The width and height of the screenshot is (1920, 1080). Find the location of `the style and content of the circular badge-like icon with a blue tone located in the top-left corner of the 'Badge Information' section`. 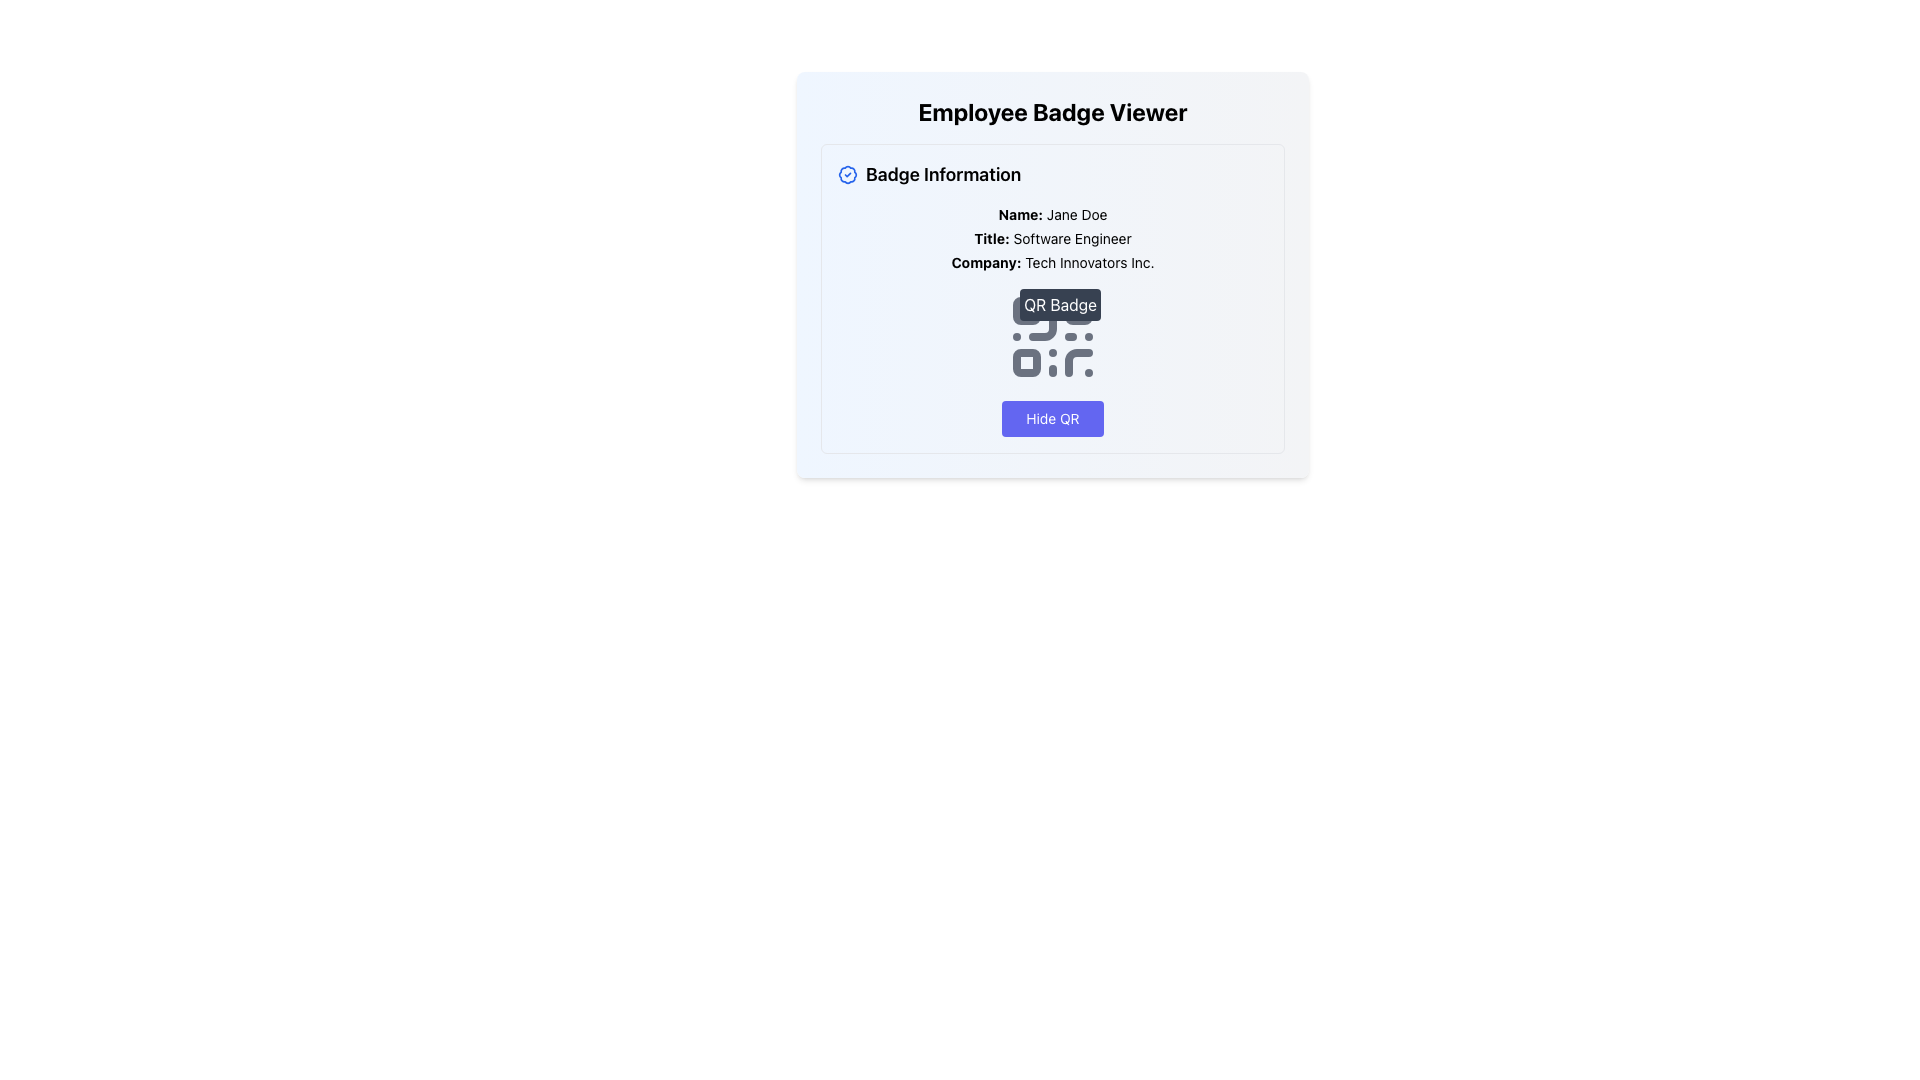

the style and content of the circular badge-like icon with a blue tone located in the top-left corner of the 'Badge Information' section is located at coordinates (848, 173).